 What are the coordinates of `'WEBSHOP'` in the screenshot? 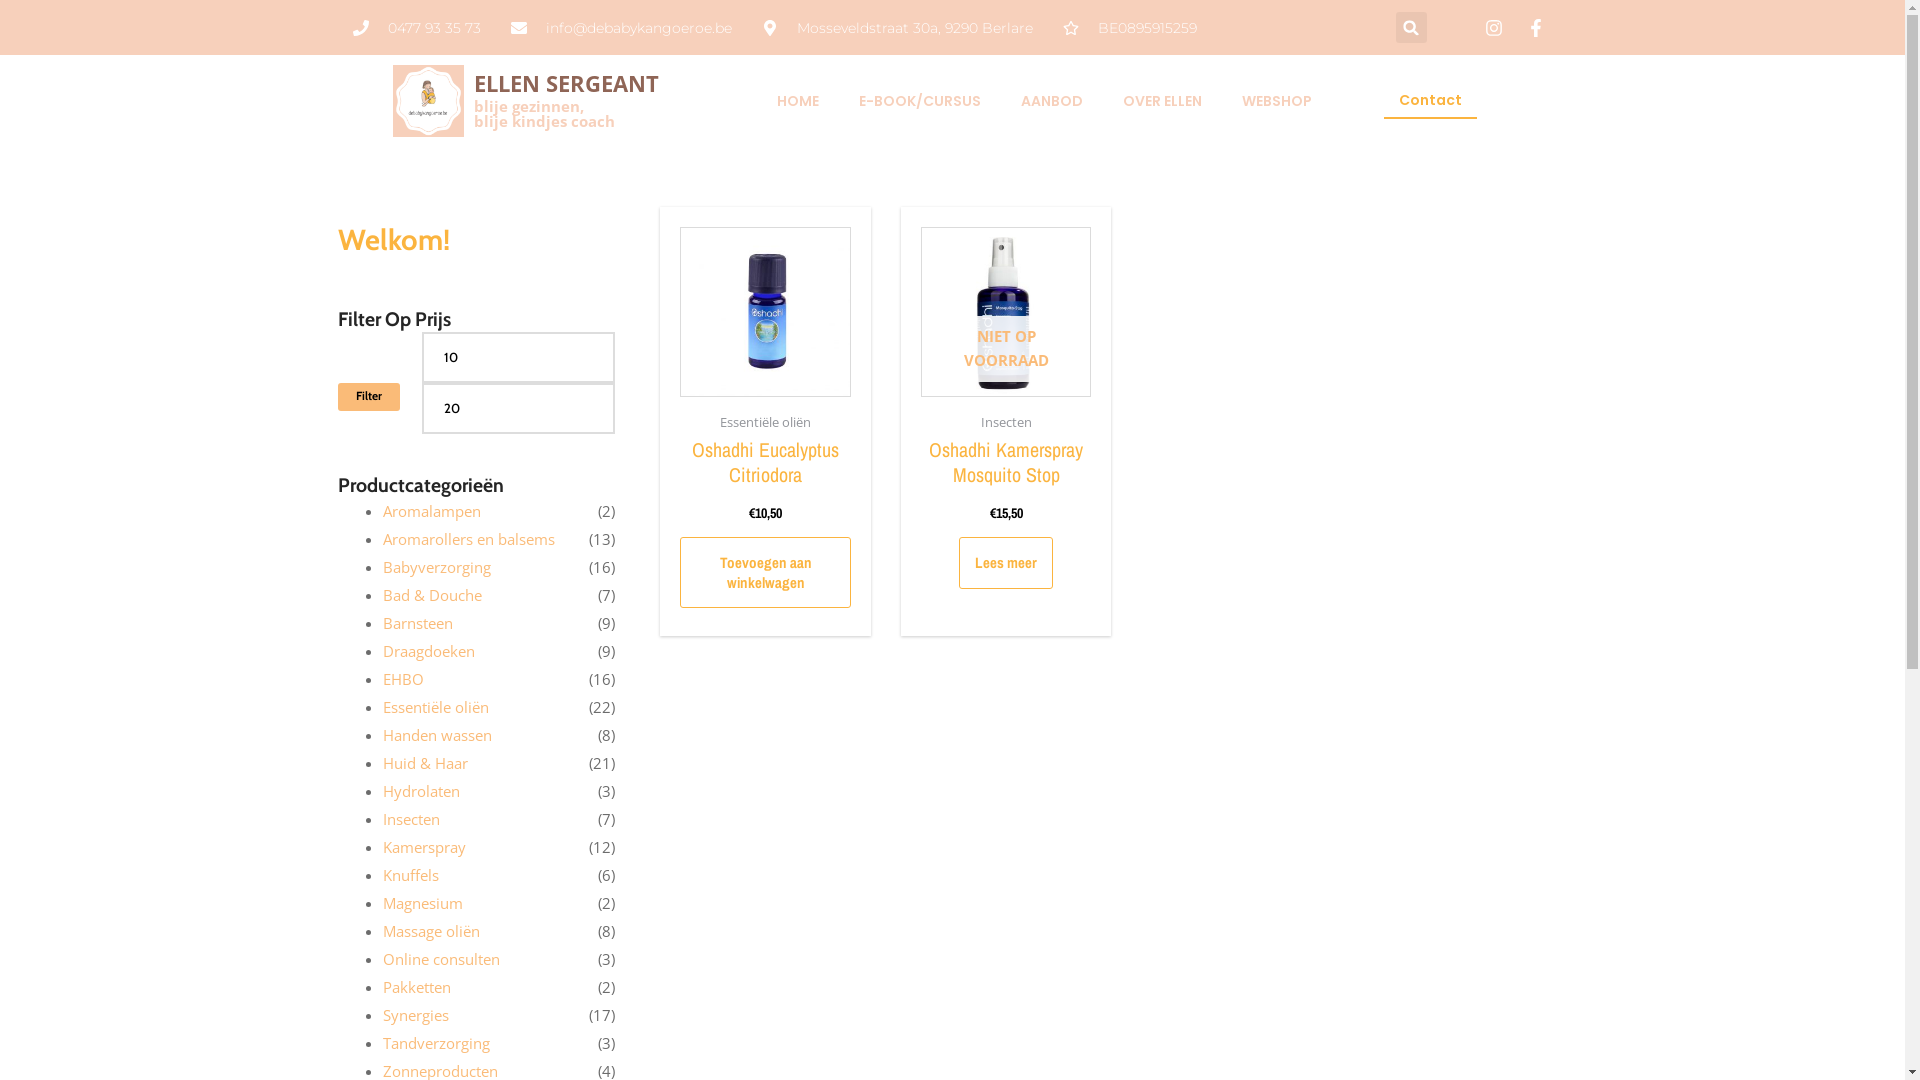 It's located at (1275, 100).